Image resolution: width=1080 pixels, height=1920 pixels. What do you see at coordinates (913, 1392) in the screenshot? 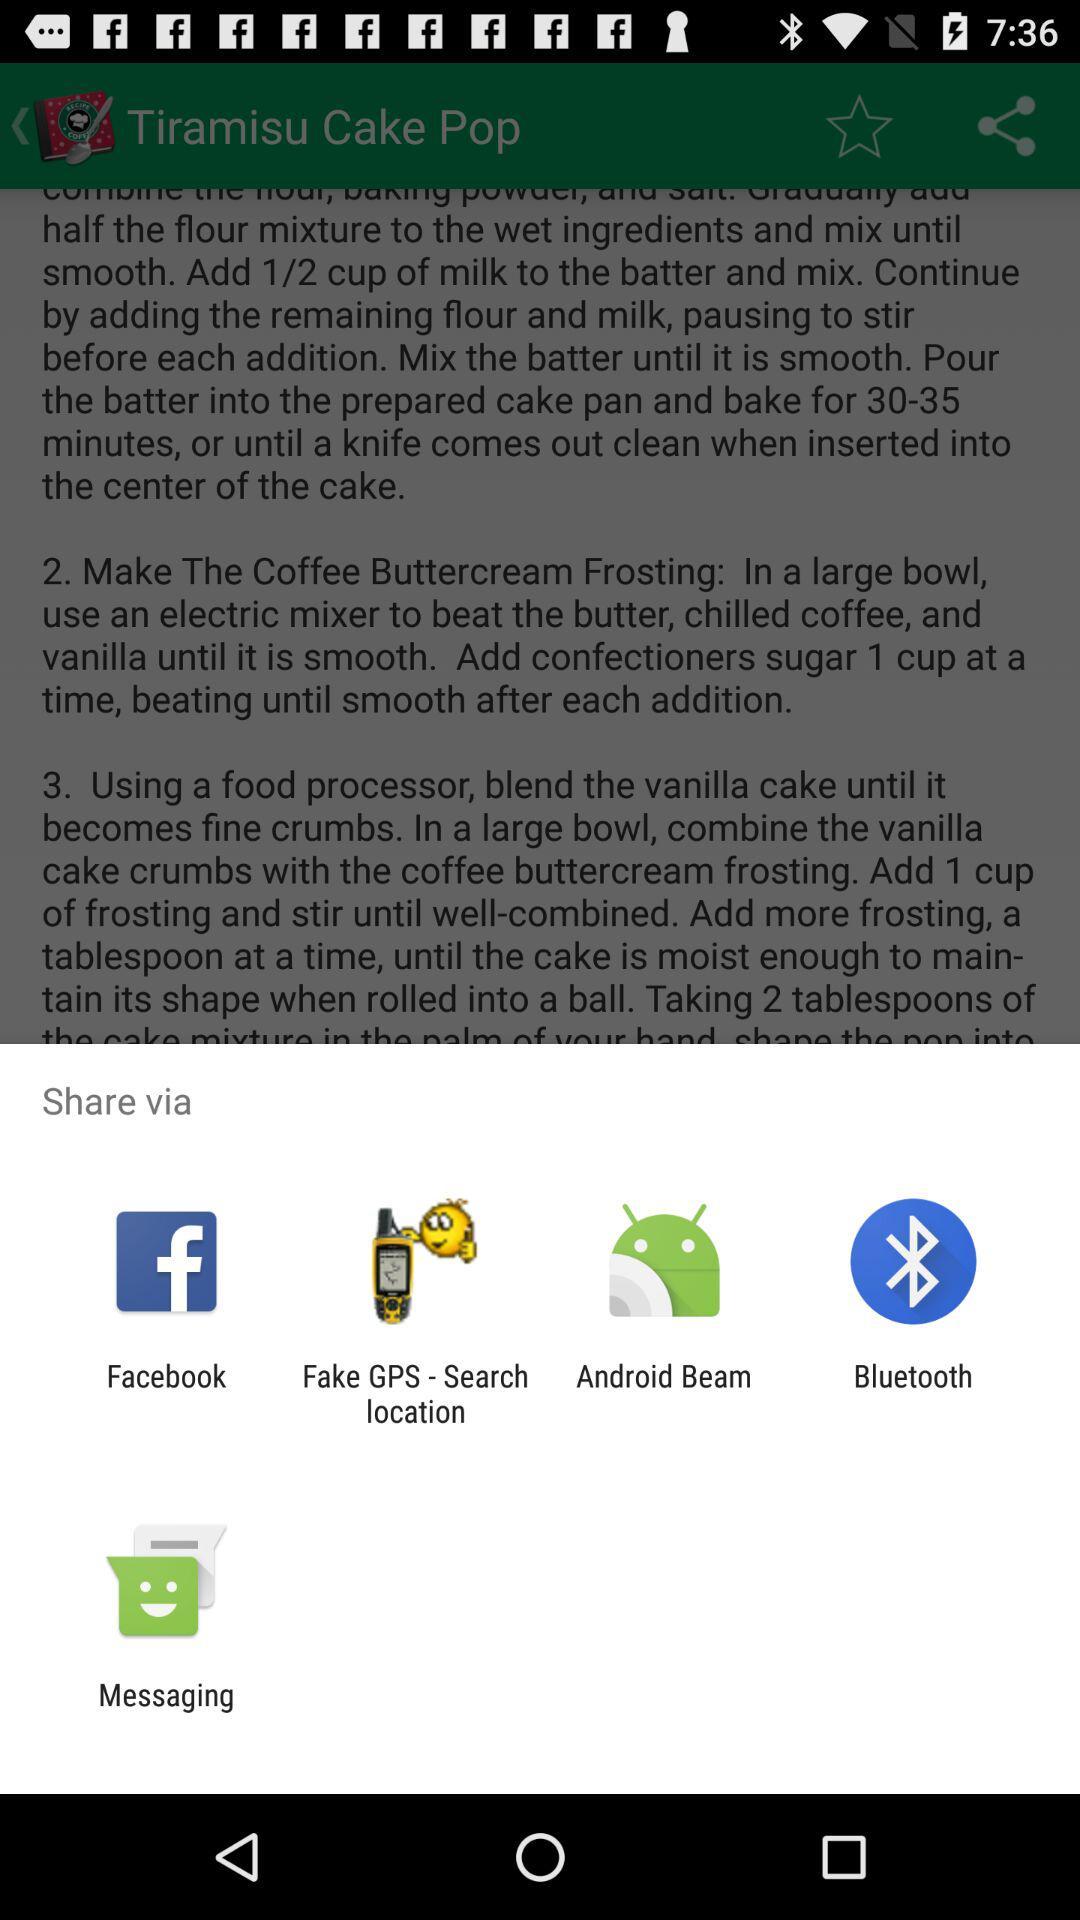
I see `app at the bottom right corner` at bounding box center [913, 1392].